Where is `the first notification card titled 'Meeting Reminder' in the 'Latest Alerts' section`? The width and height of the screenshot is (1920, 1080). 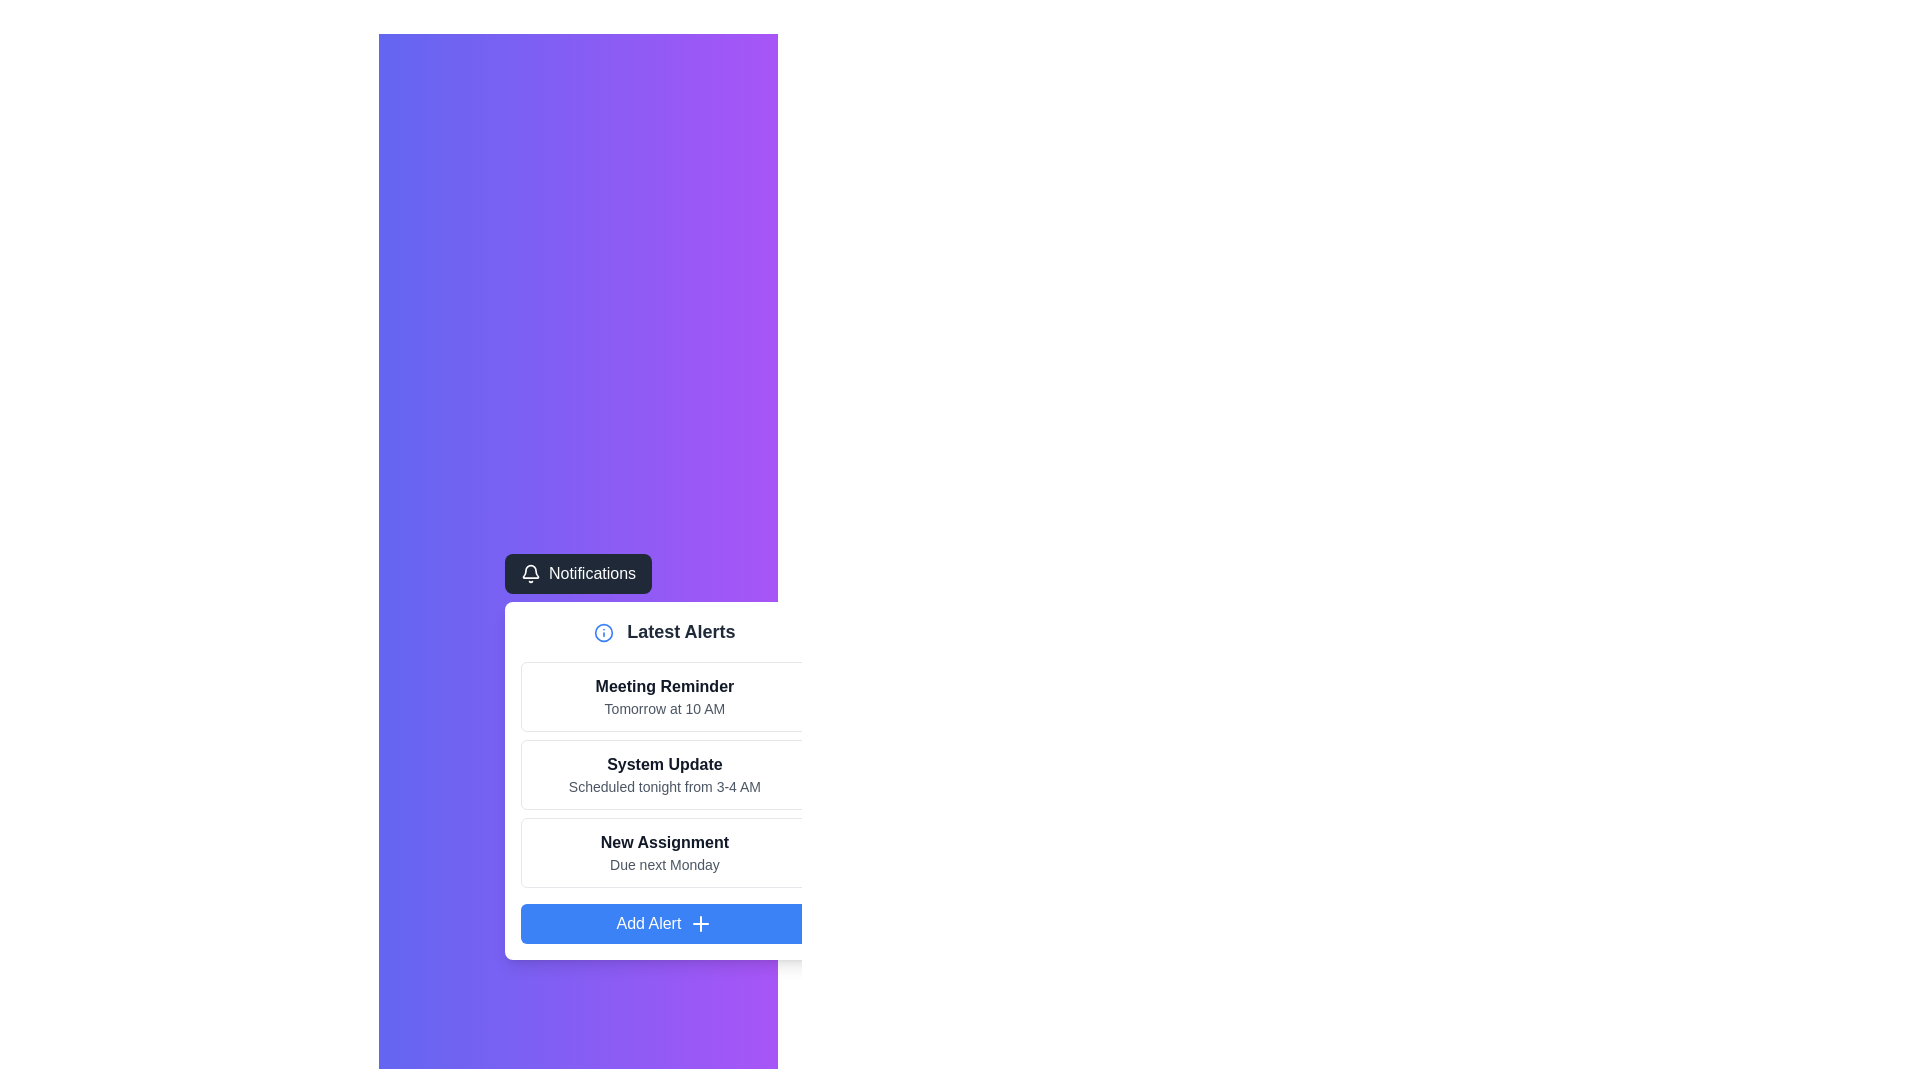 the first notification card titled 'Meeting Reminder' in the 'Latest Alerts' section is located at coordinates (664, 696).